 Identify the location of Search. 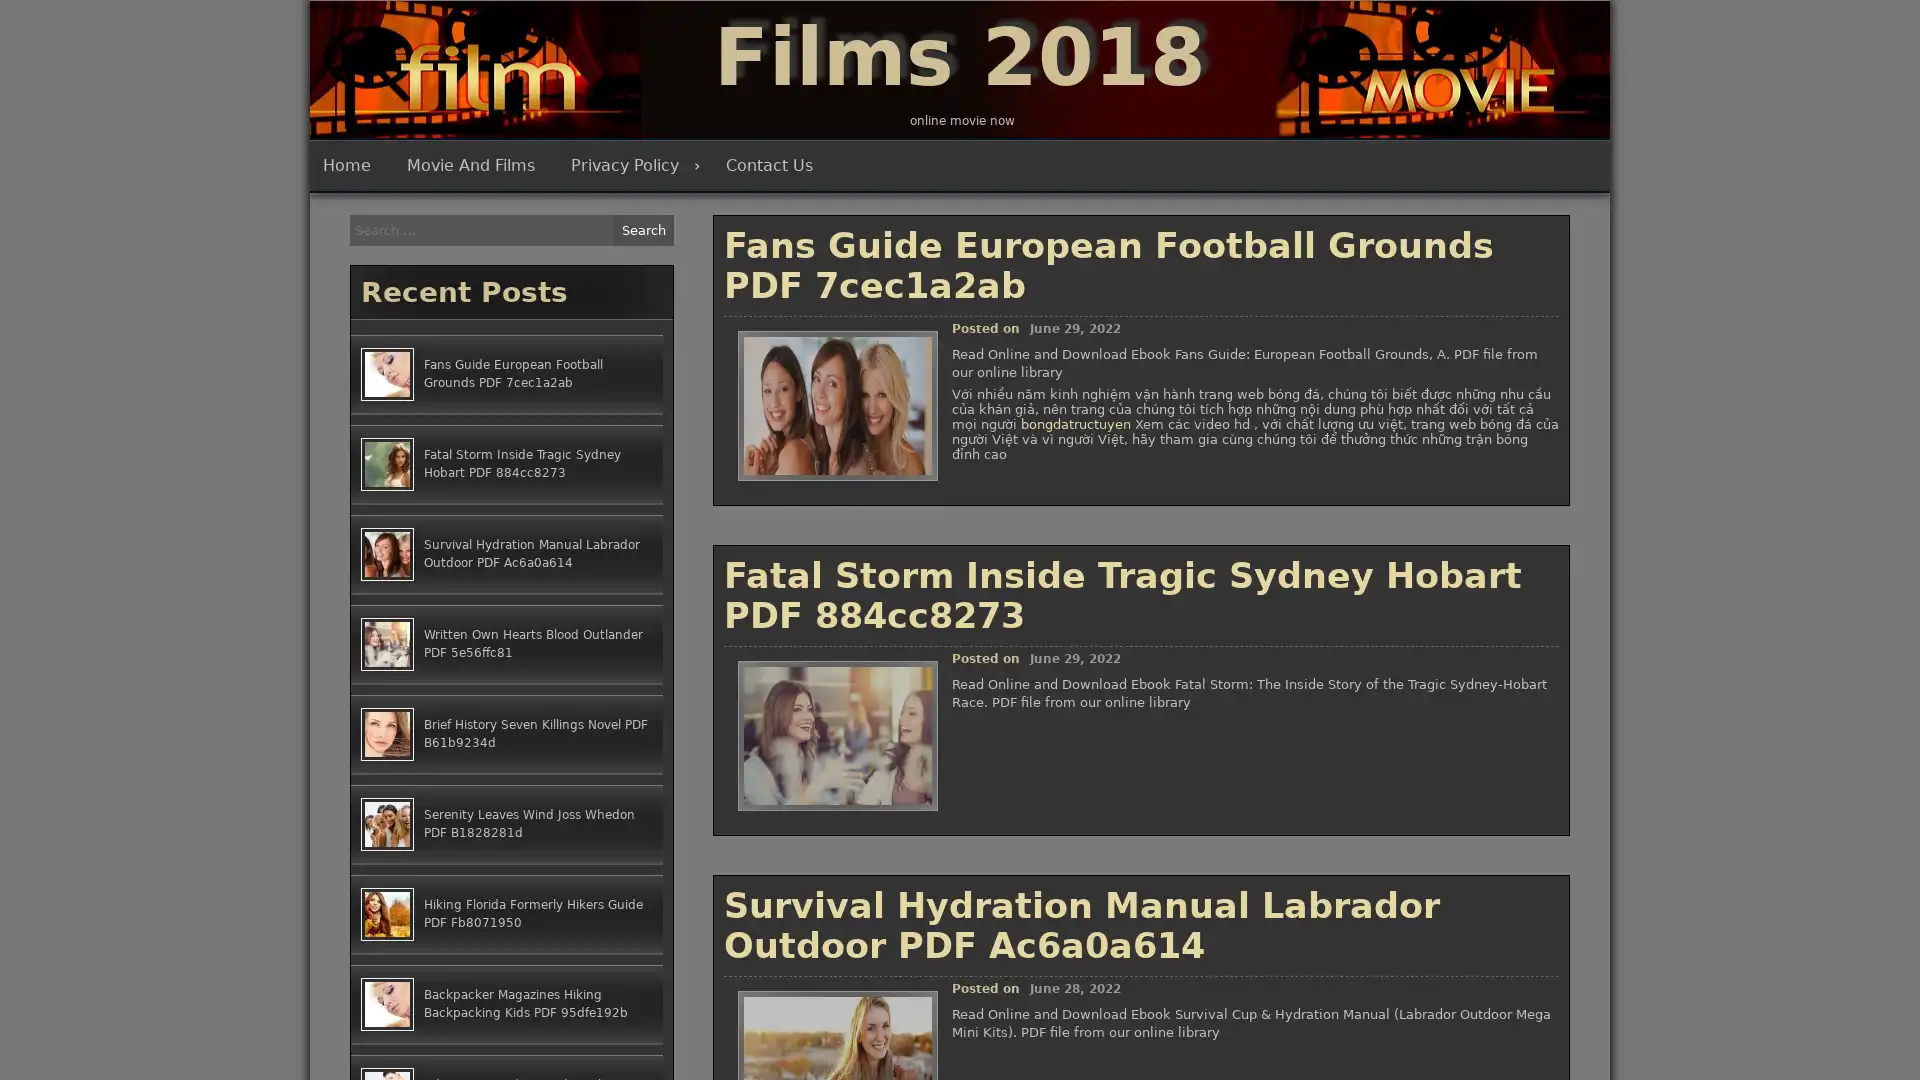
(643, 229).